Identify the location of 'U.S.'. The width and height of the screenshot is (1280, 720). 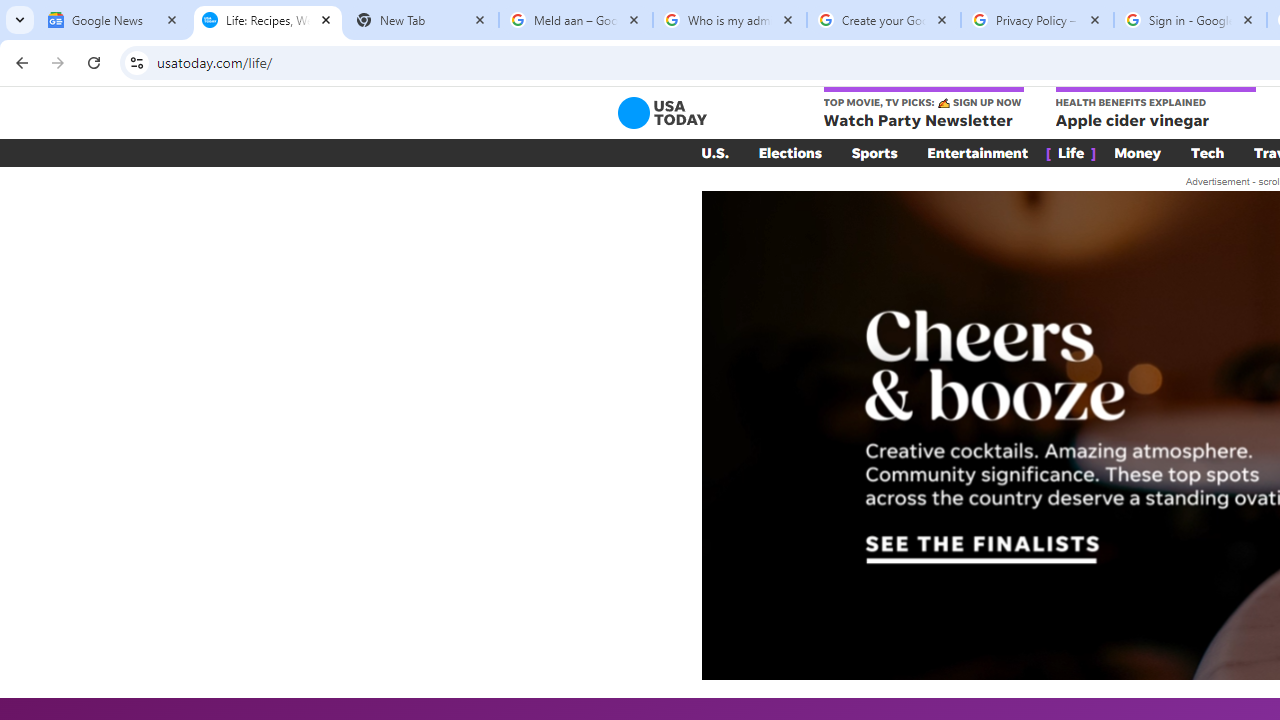
(714, 152).